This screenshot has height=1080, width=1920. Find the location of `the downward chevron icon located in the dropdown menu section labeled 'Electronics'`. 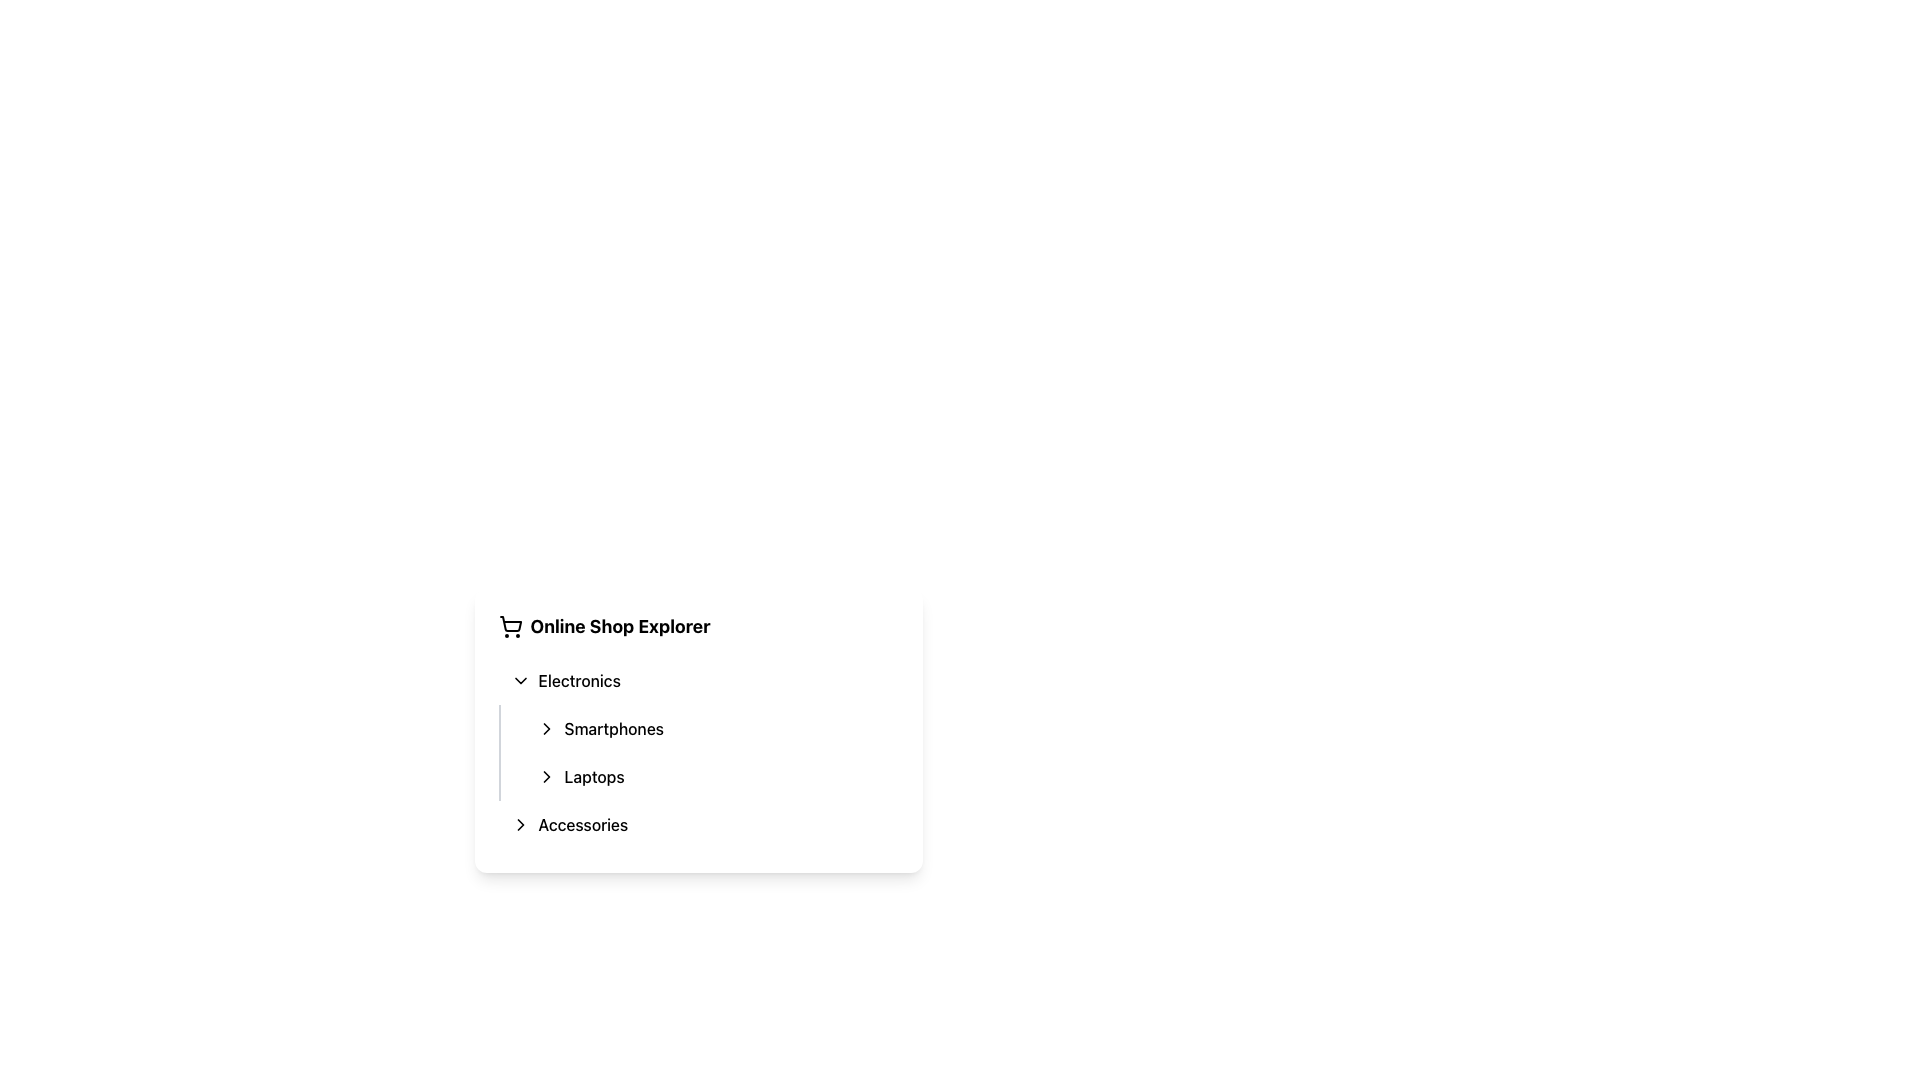

the downward chevron icon located in the dropdown menu section labeled 'Electronics' is located at coordinates (520, 680).